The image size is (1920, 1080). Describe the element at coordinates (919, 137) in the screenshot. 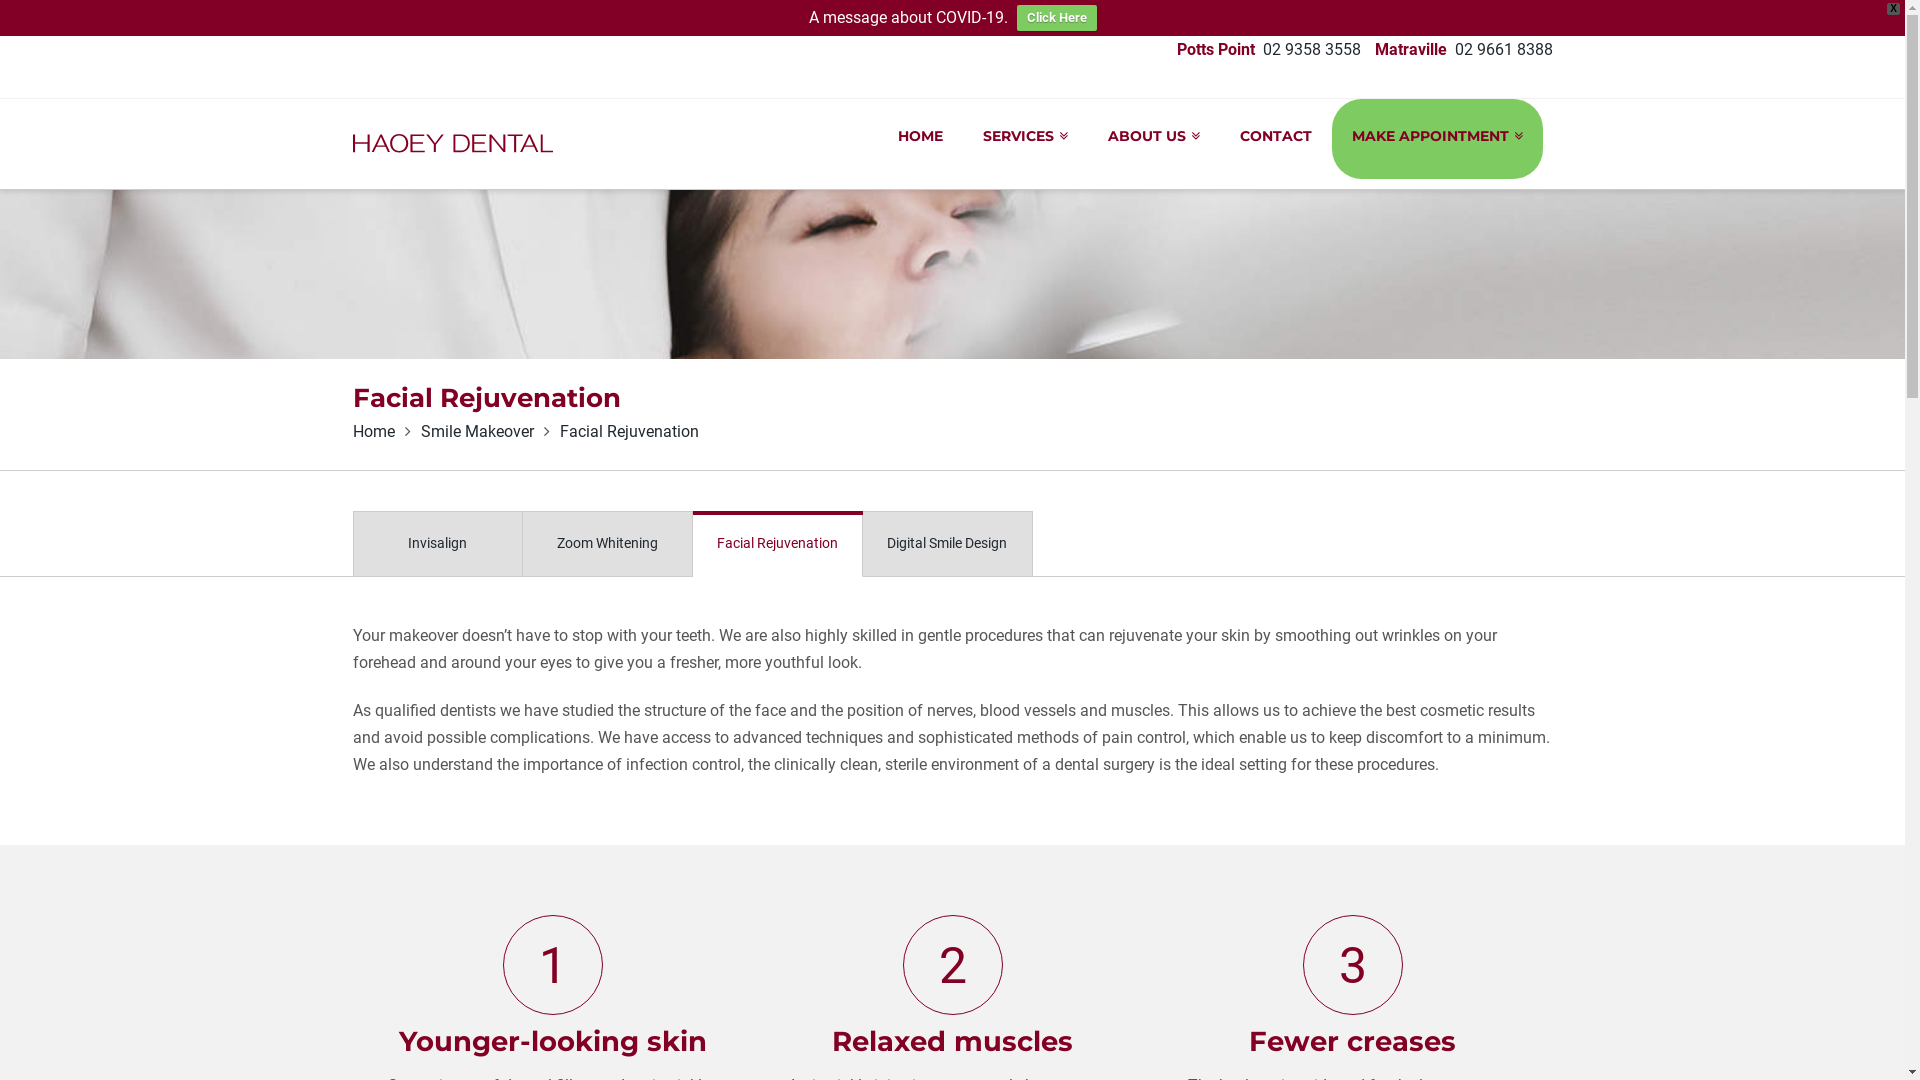

I see `'HOME'` at that location.